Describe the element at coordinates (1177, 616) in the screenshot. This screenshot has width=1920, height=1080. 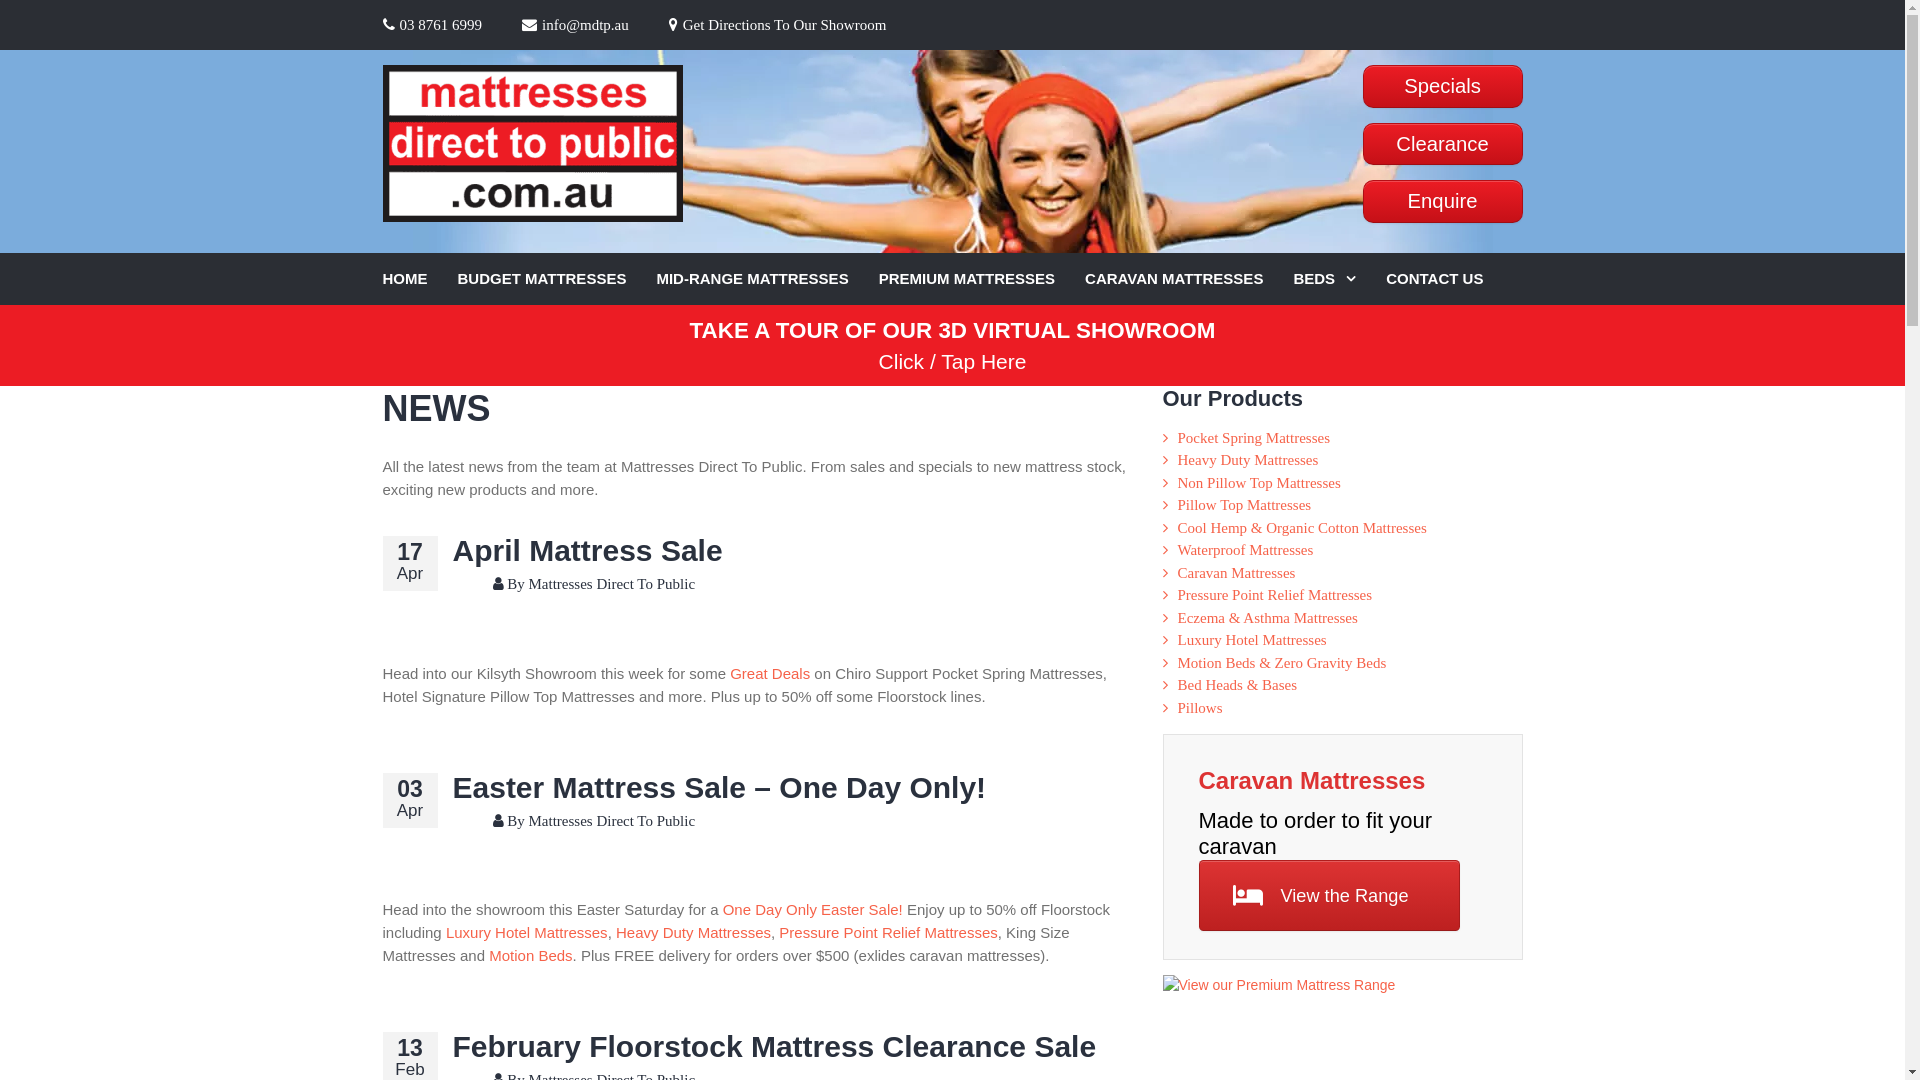
I see `'Eczema & Asthma Mattresses'` at that location.